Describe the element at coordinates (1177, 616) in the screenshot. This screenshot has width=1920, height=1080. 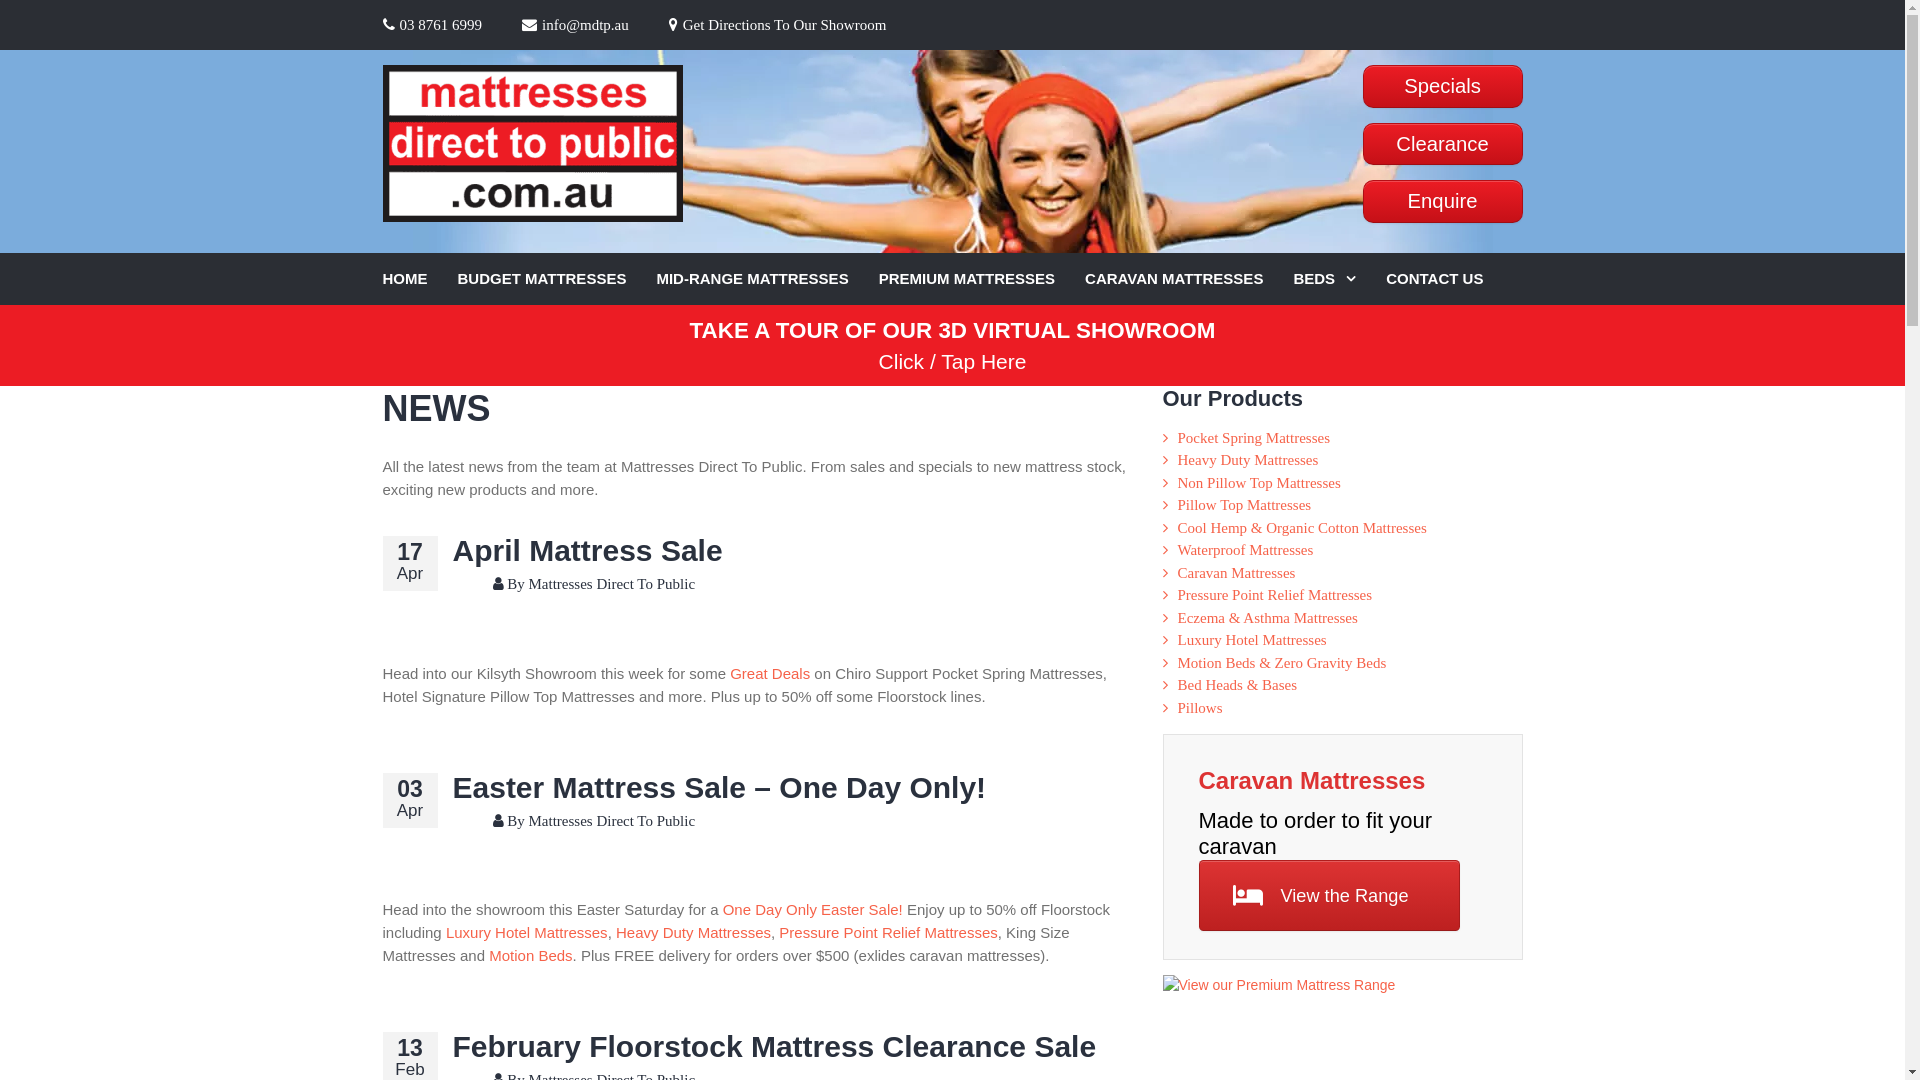
I see `'Eczema & Asthma Mattresses'` at that location.